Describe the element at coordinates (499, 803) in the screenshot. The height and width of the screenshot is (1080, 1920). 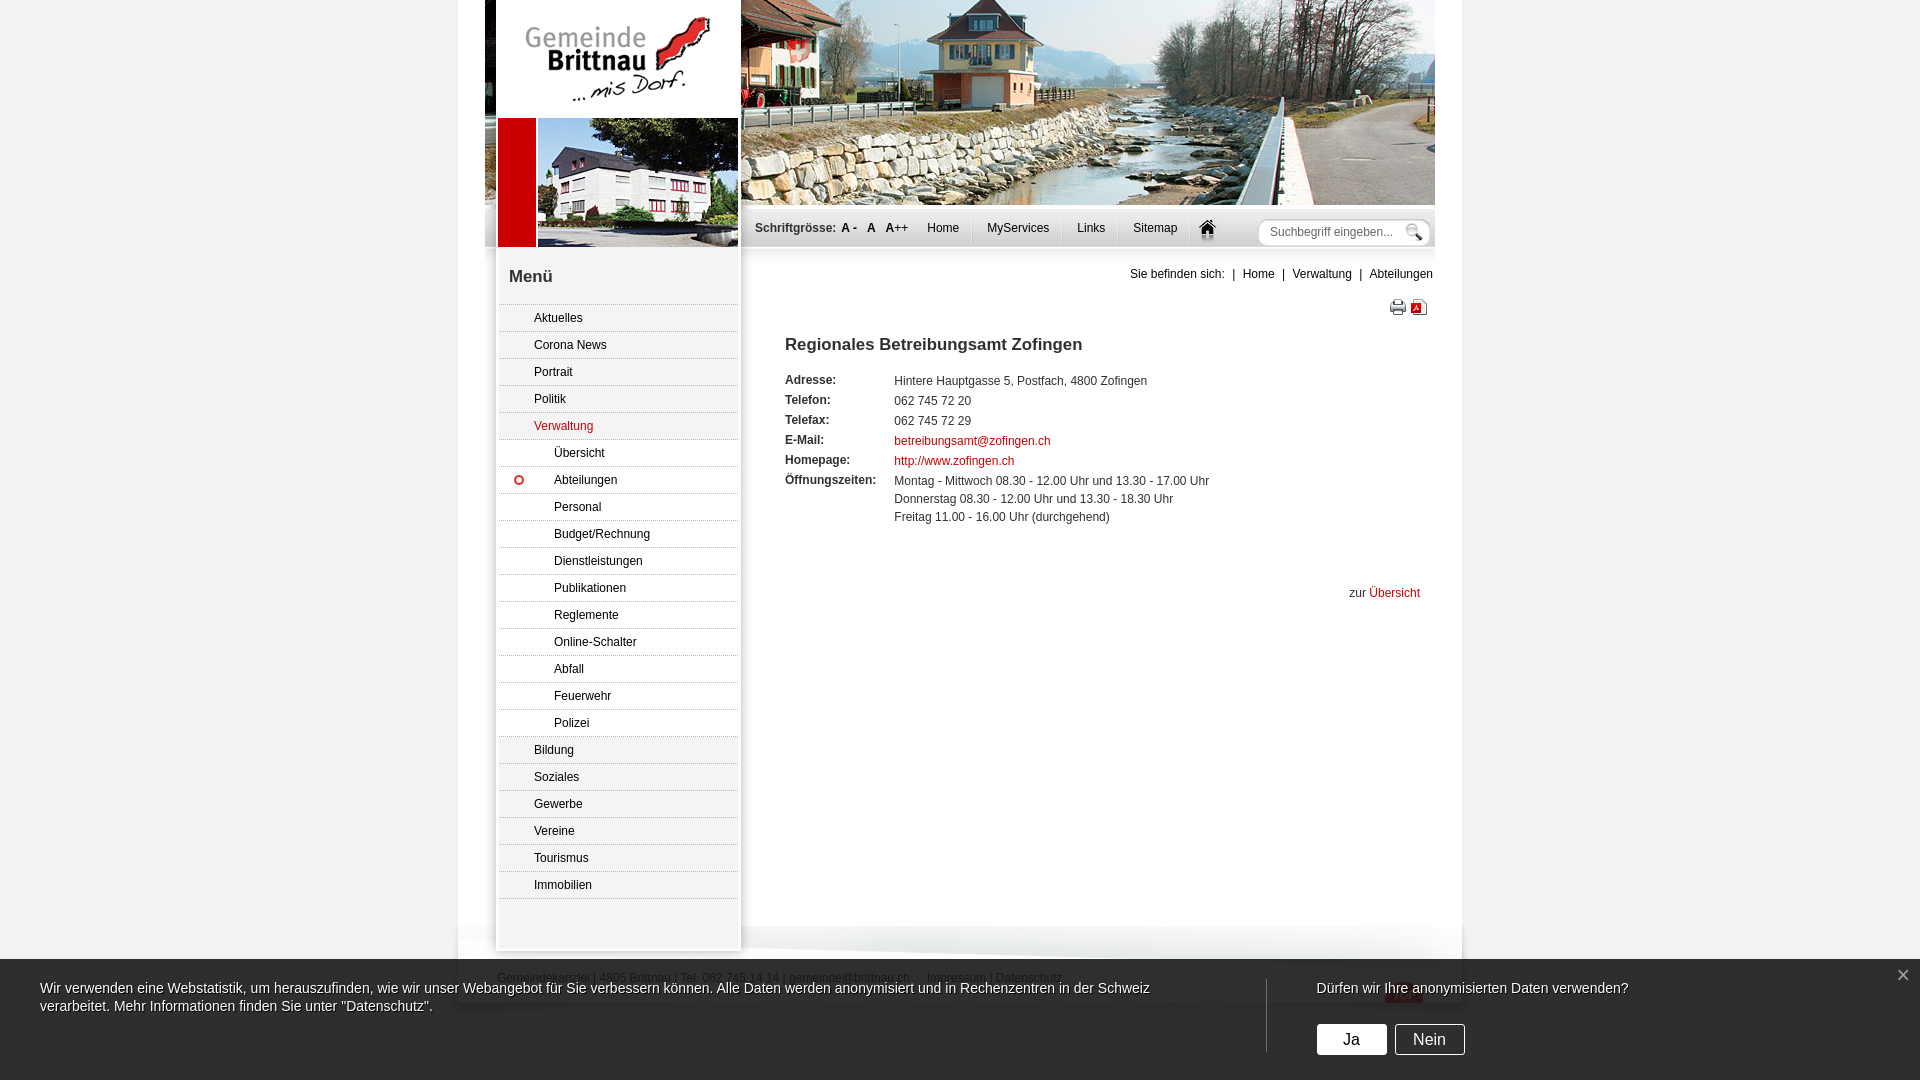
I see `'Gewerbe'` at that location.